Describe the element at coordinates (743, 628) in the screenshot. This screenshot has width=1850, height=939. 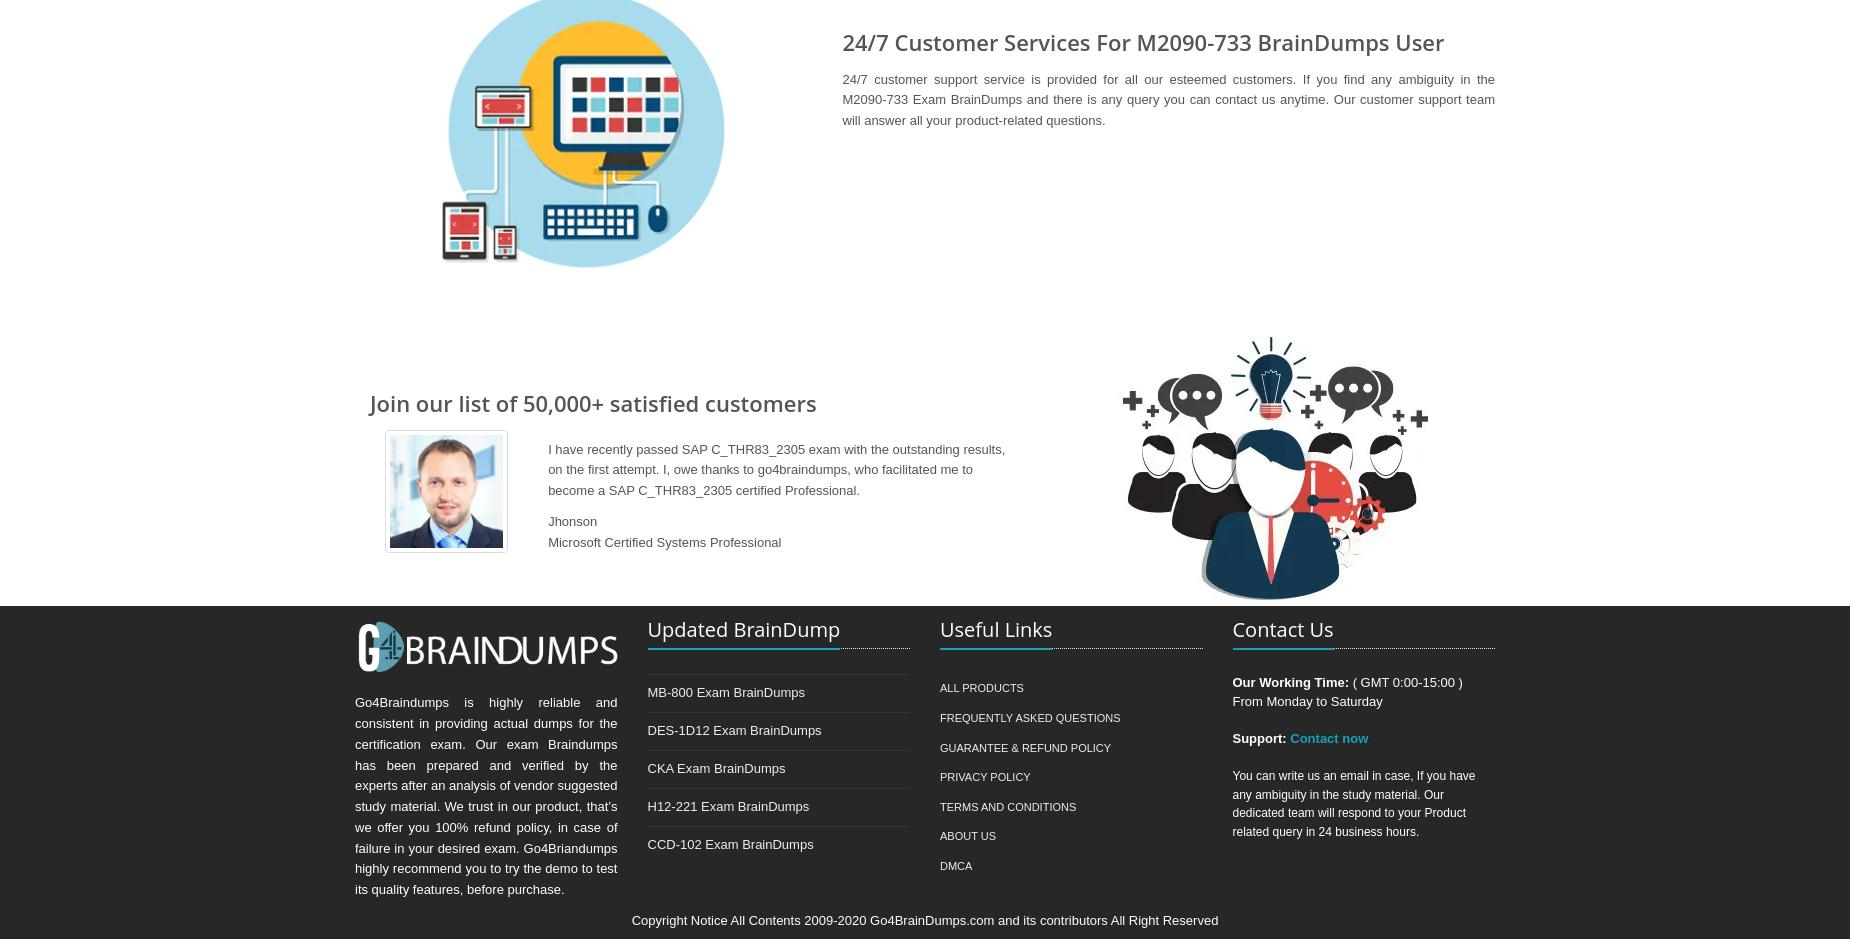
I see `'Updated BrainDump'` at that location.